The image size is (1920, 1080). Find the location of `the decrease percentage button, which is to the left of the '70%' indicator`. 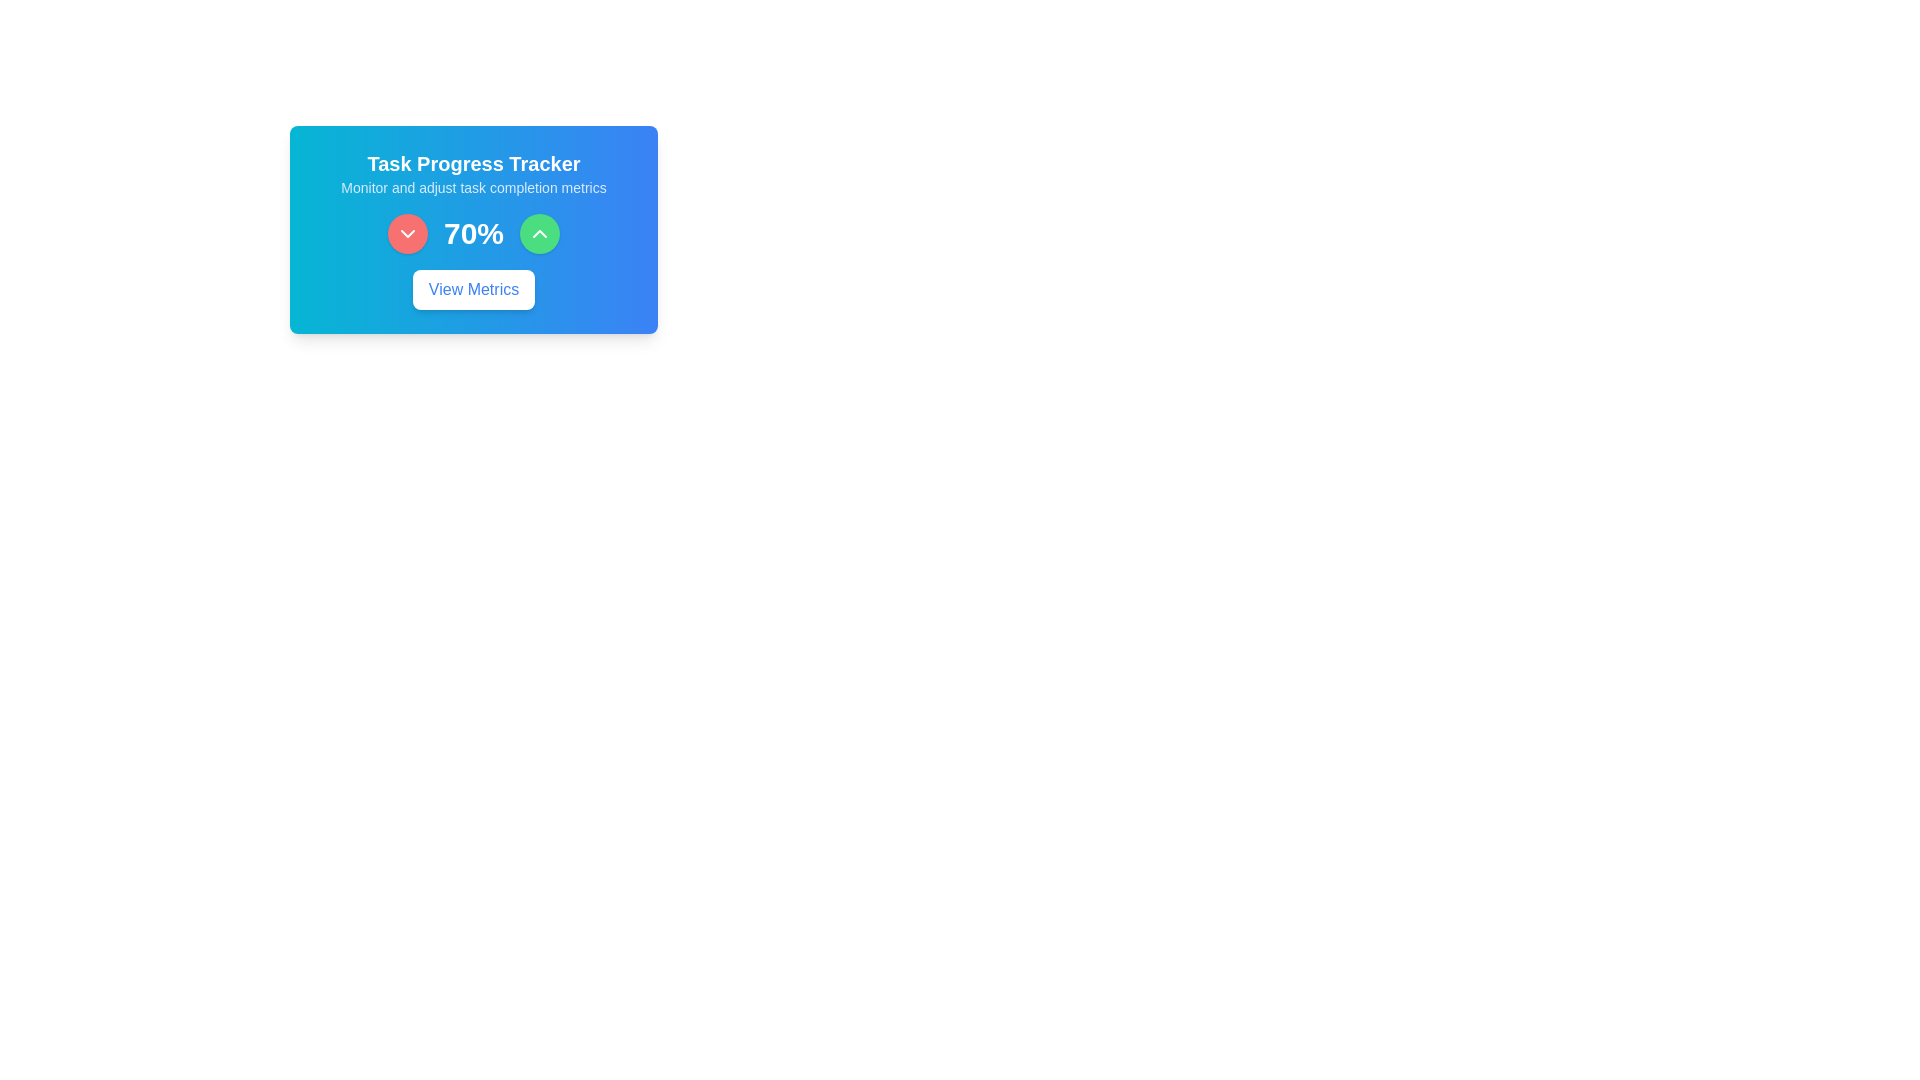

the decrease percentage button, which is to the left of the '70%' indicator is located at coordinates (407, 233).